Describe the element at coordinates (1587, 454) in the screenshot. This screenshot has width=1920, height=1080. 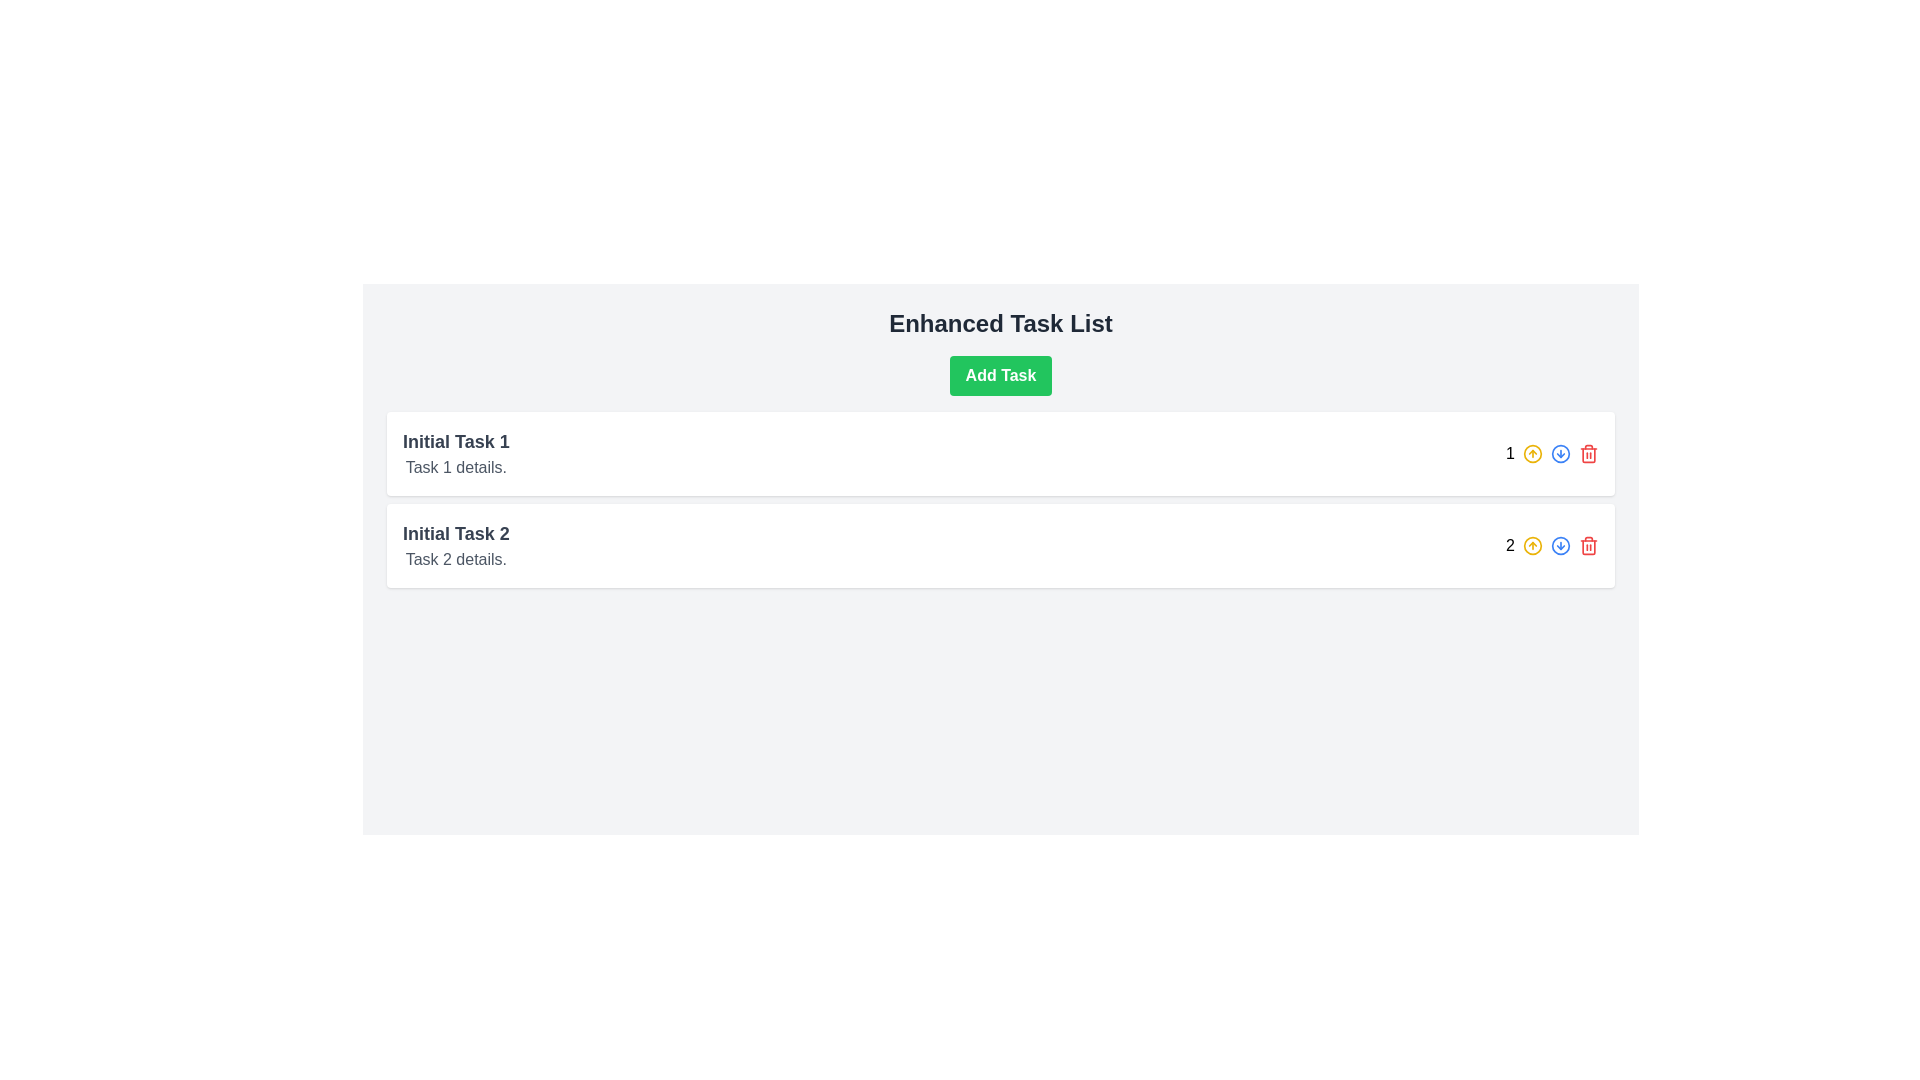
I see `the delete button associated with task item number 1` at that location.